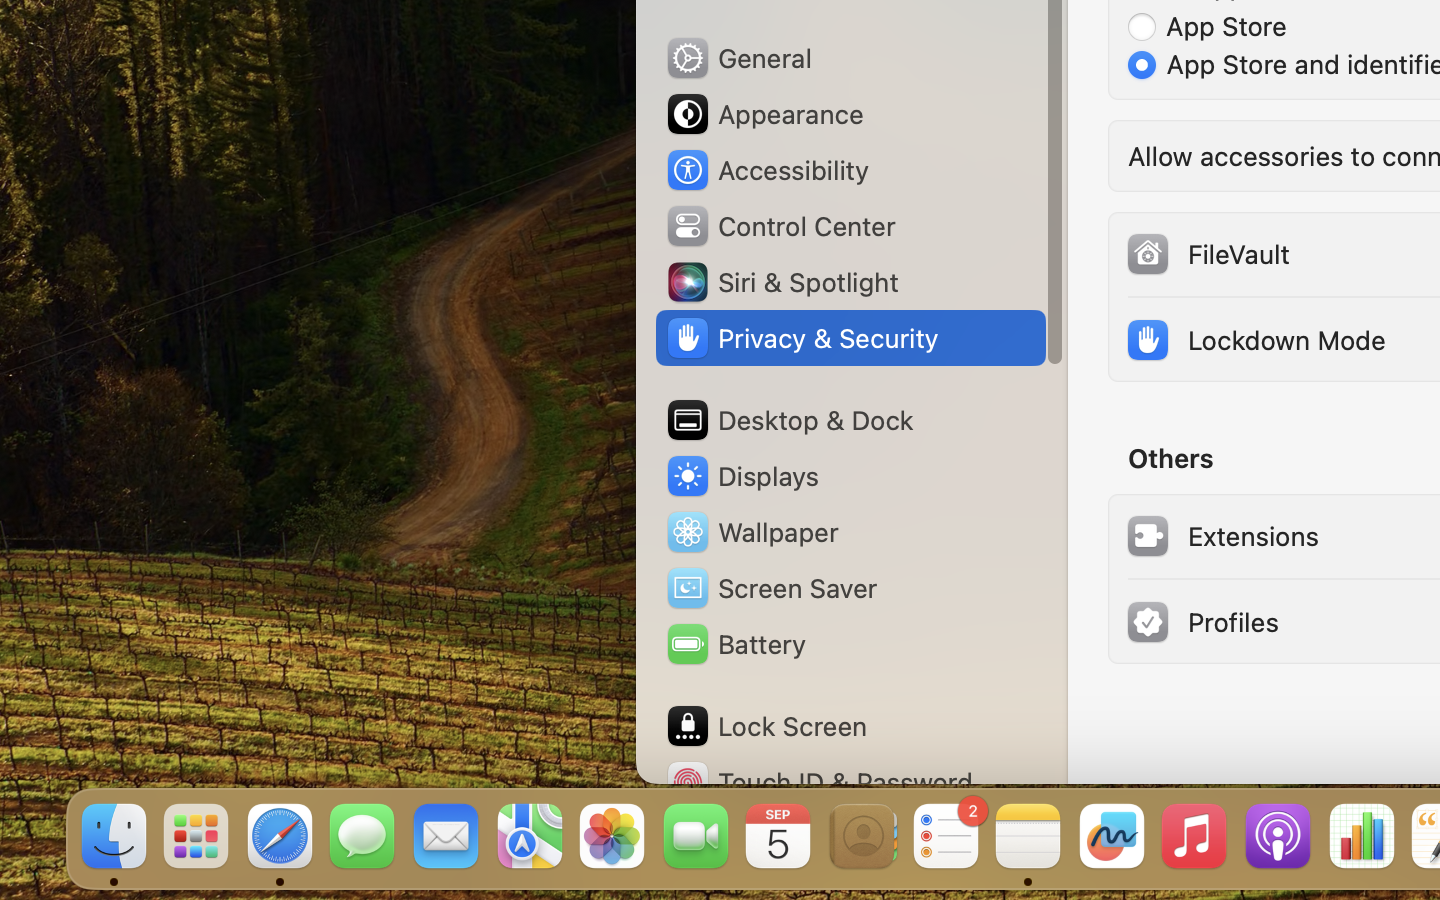  I want to click on 'Battery', so click(733, 644).